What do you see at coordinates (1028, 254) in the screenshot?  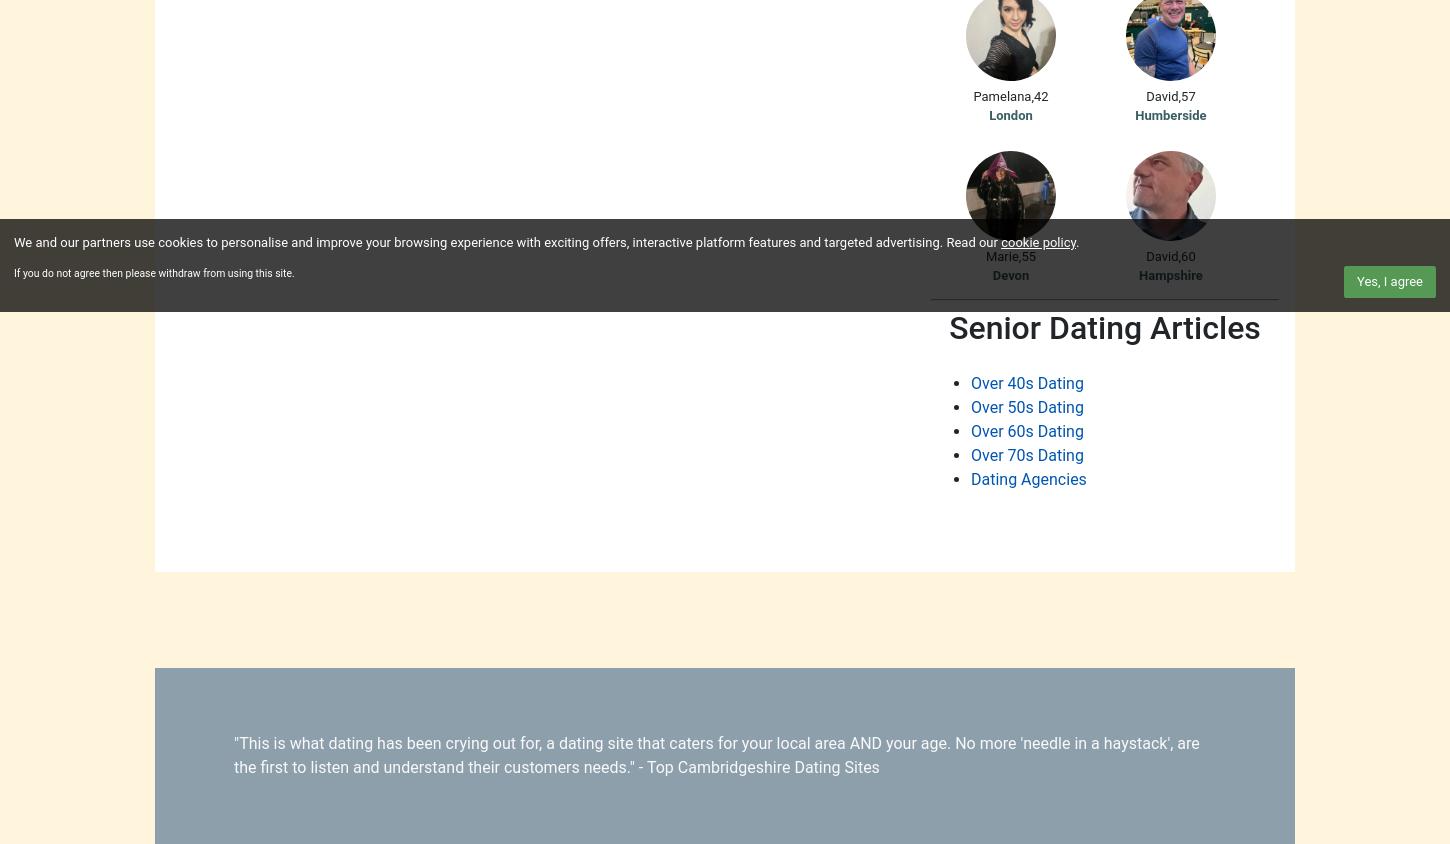 I see `'55'` at bounding box center [1028, 254].